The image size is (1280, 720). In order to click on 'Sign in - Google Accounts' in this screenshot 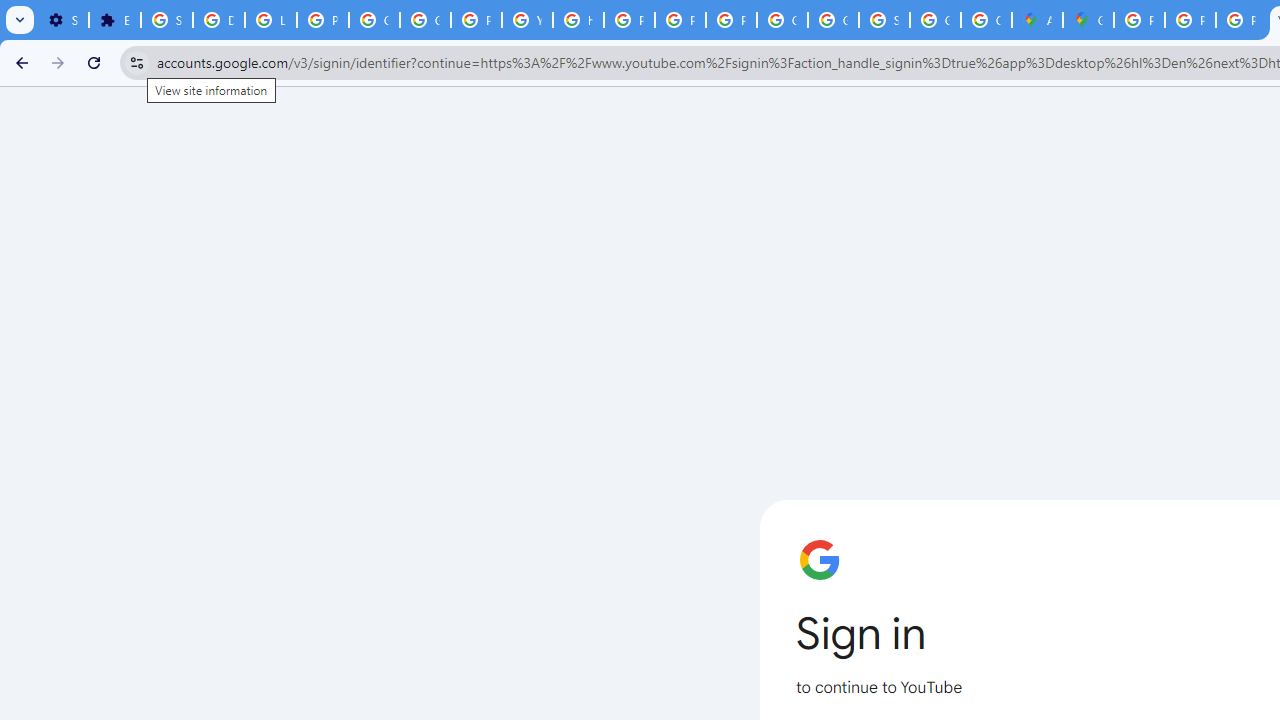, I will do `click(883, 20)`.